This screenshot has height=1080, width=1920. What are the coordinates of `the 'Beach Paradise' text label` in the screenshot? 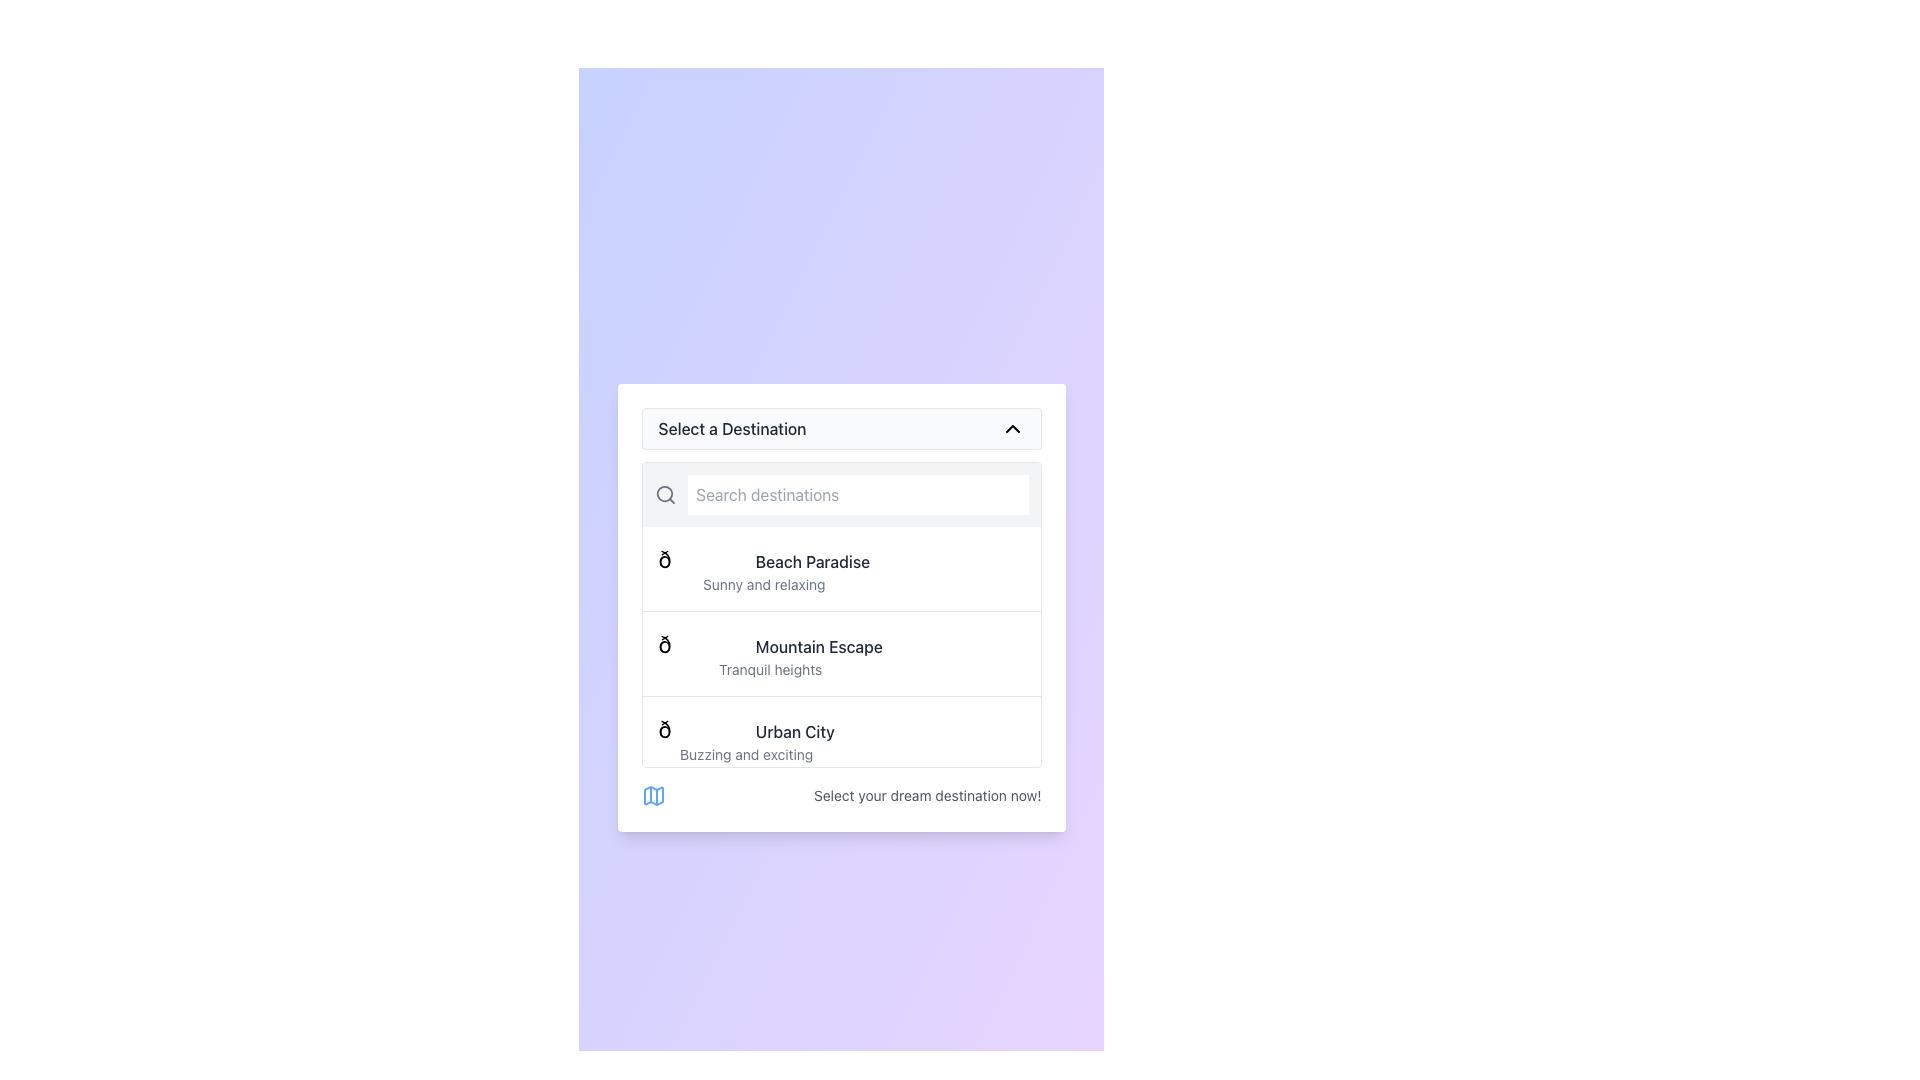 It's located at (812, 562).